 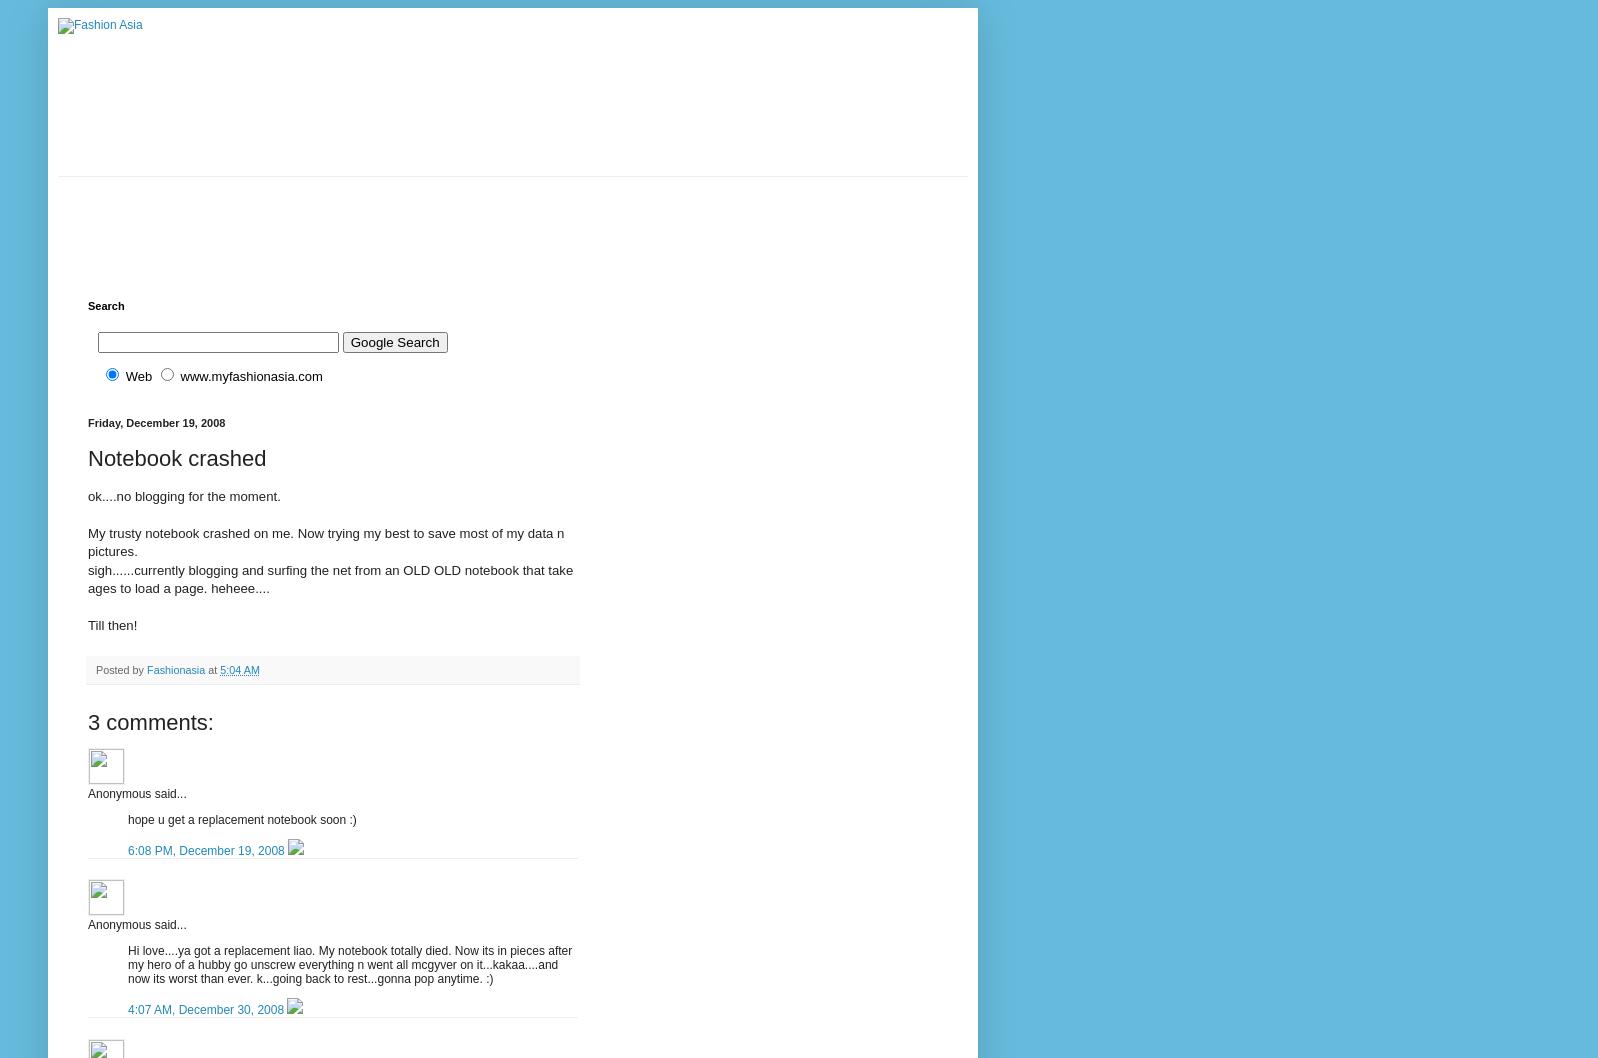 I want to click on 'sigh......currently blogging and surfing the net from an OLD OLD notebook that take ages to load a page. heheee....', so click(x=87, y=579).